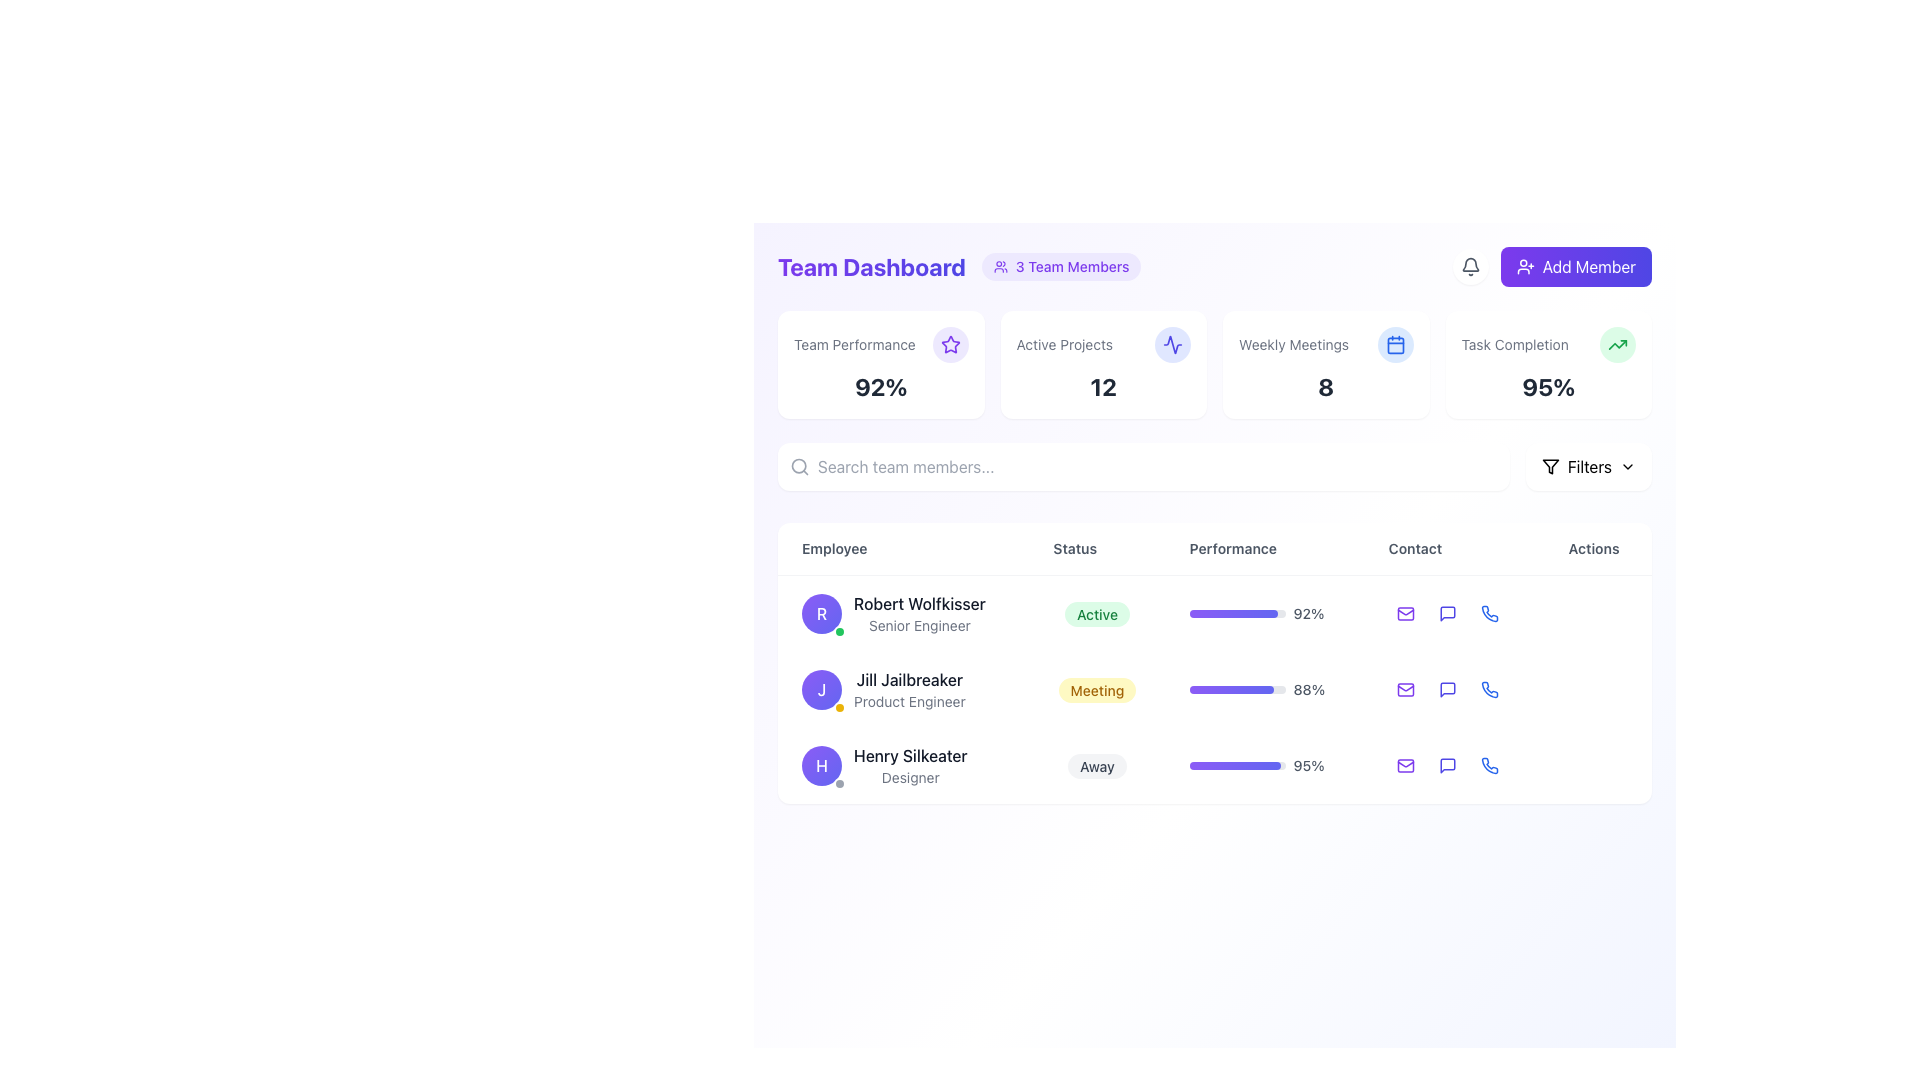 This screenshot has width=1920, height=1080. Describe the element at coordinates (918, 624) in the screenshot. I see `the Text label indicating the professional designation of the employee 'Robert Wolfkisser', which is located in the 'Employee' column, directly below his name and above the 'Status' field` at that location.